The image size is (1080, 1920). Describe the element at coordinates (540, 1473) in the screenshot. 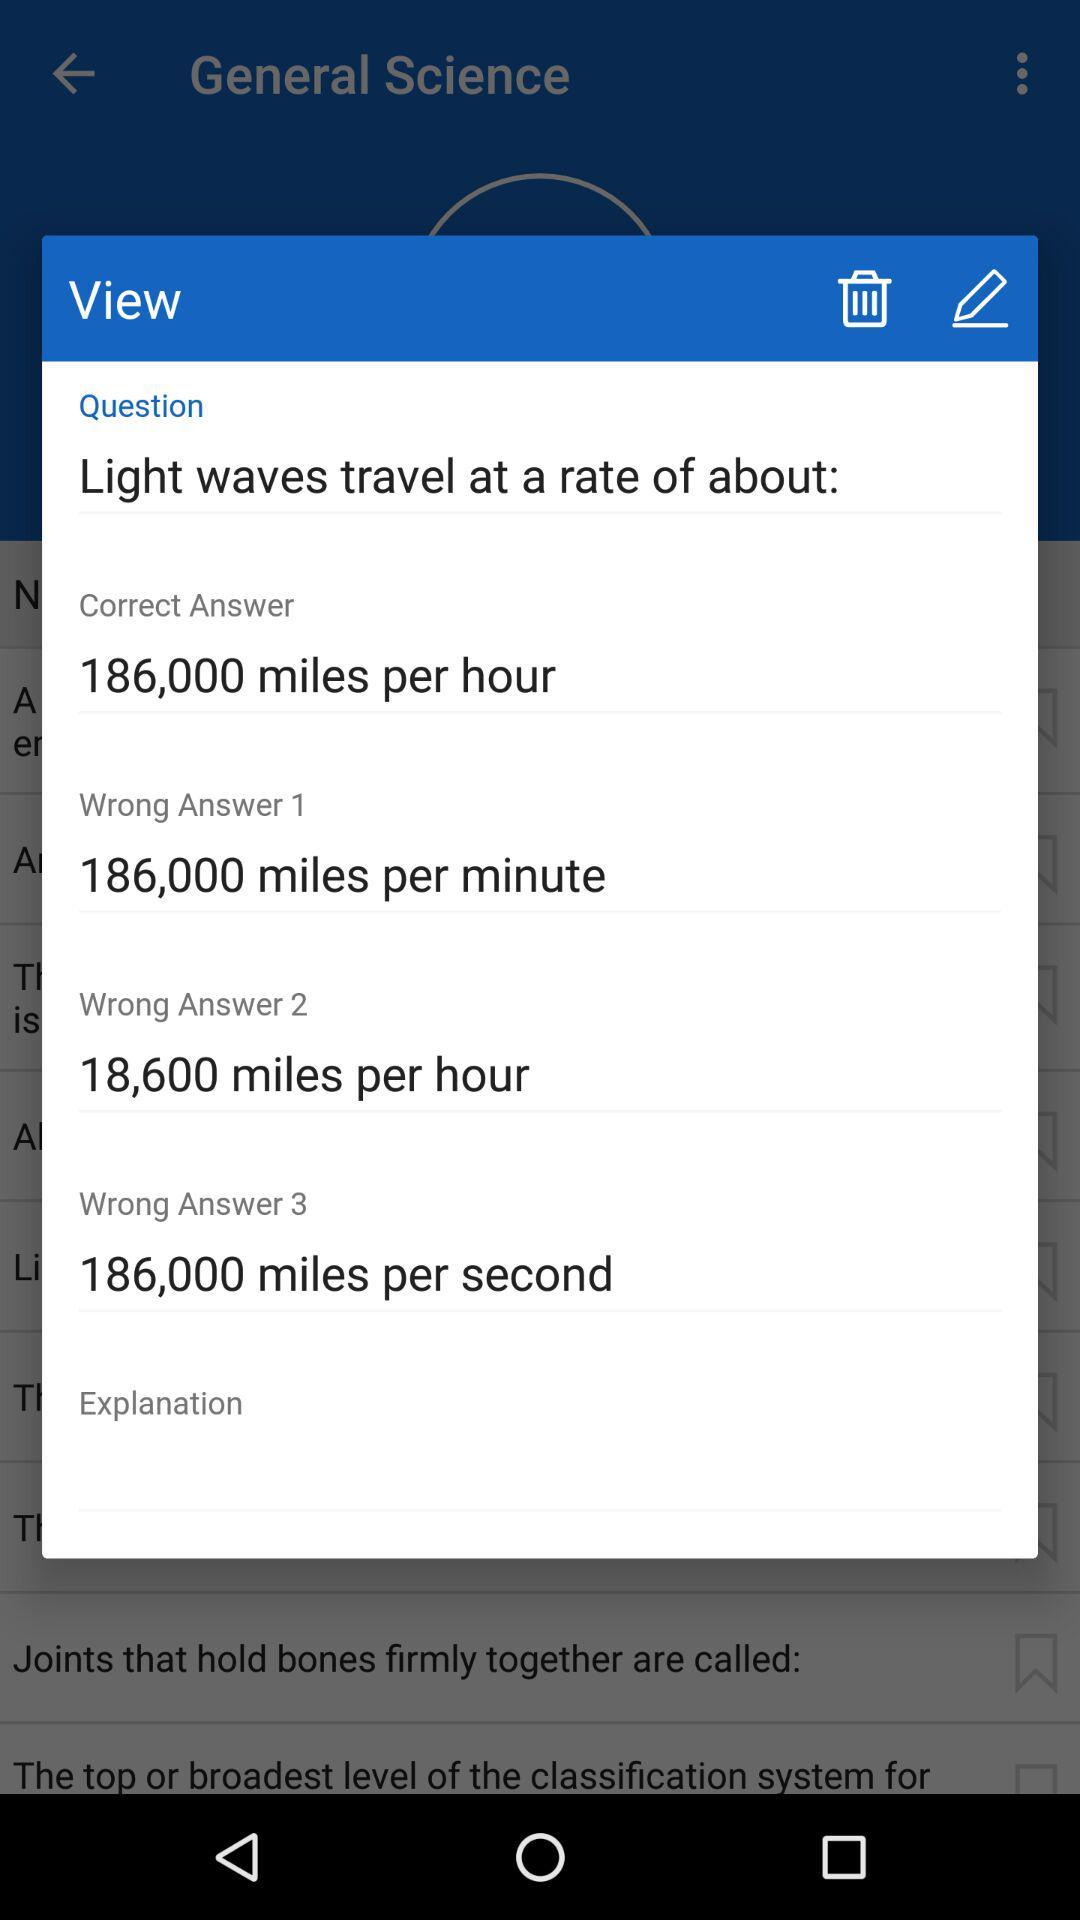

I see `item below the 186 000 miles item` at that location.